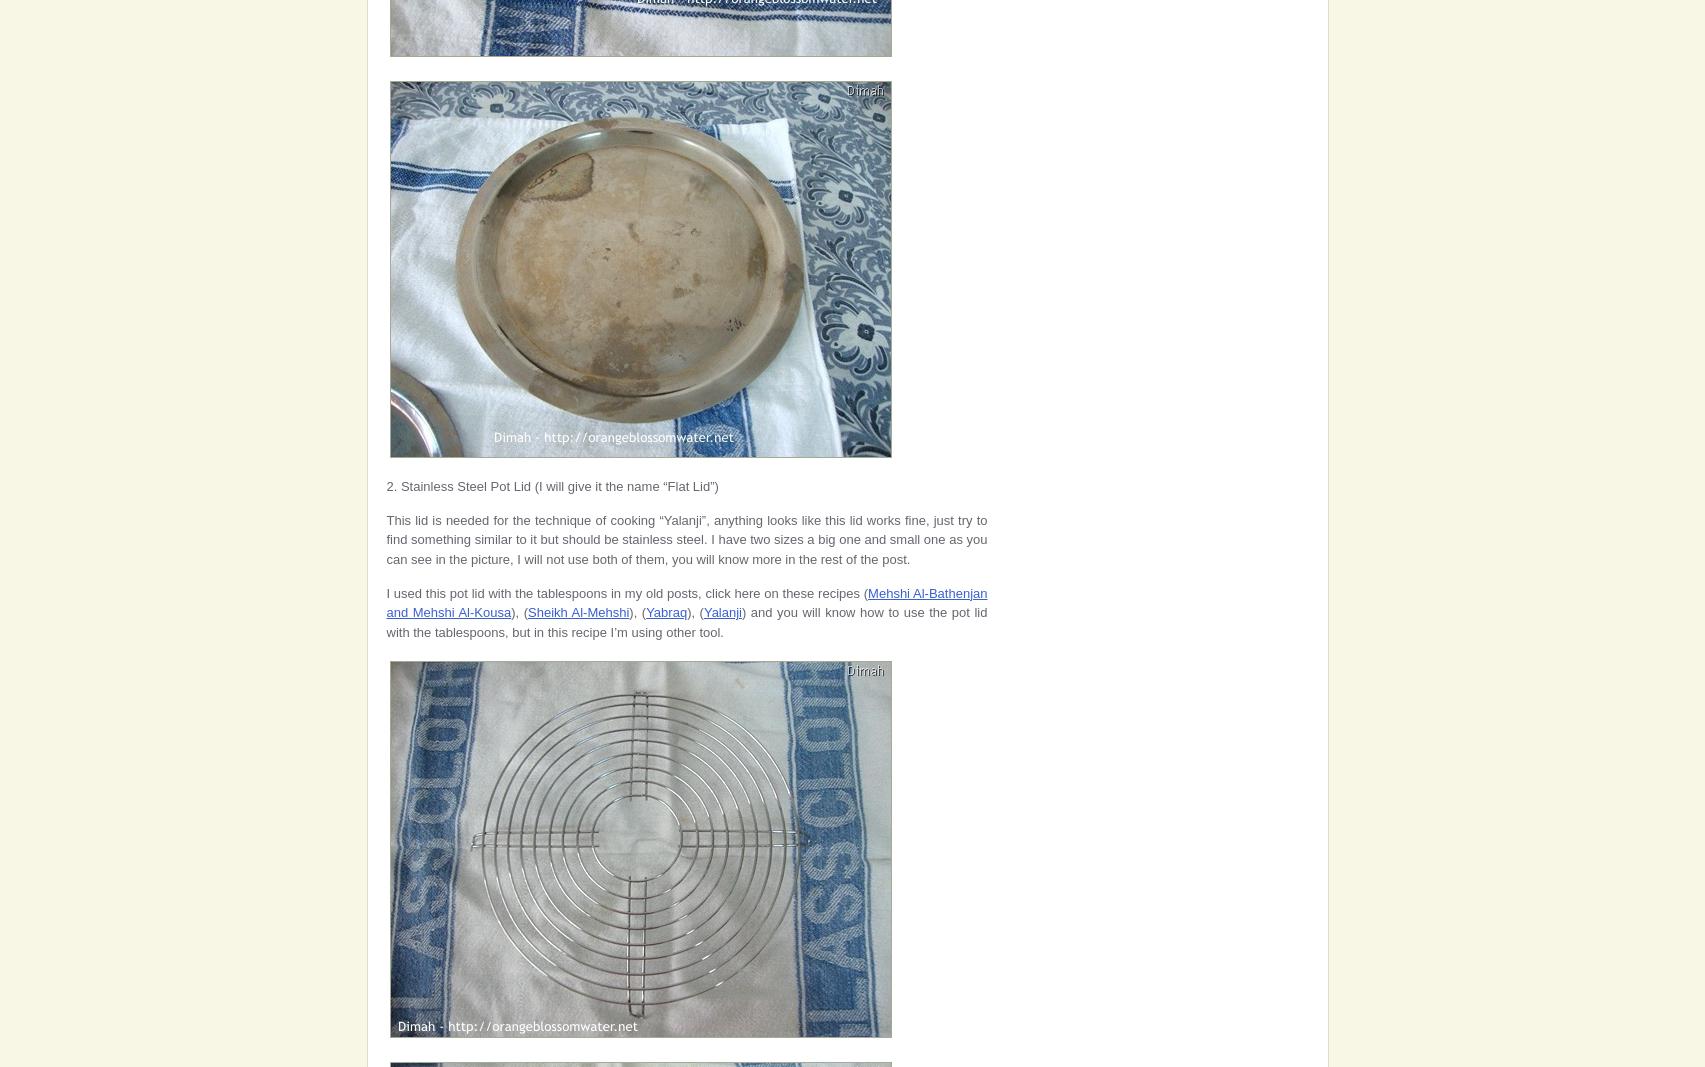  What do you see at coordinates (686, 602) in the screenshot?
I see `'Mehshi Al-Bathenjan and Mehshi Al-Kousa'` at bounding box center [686, 602].